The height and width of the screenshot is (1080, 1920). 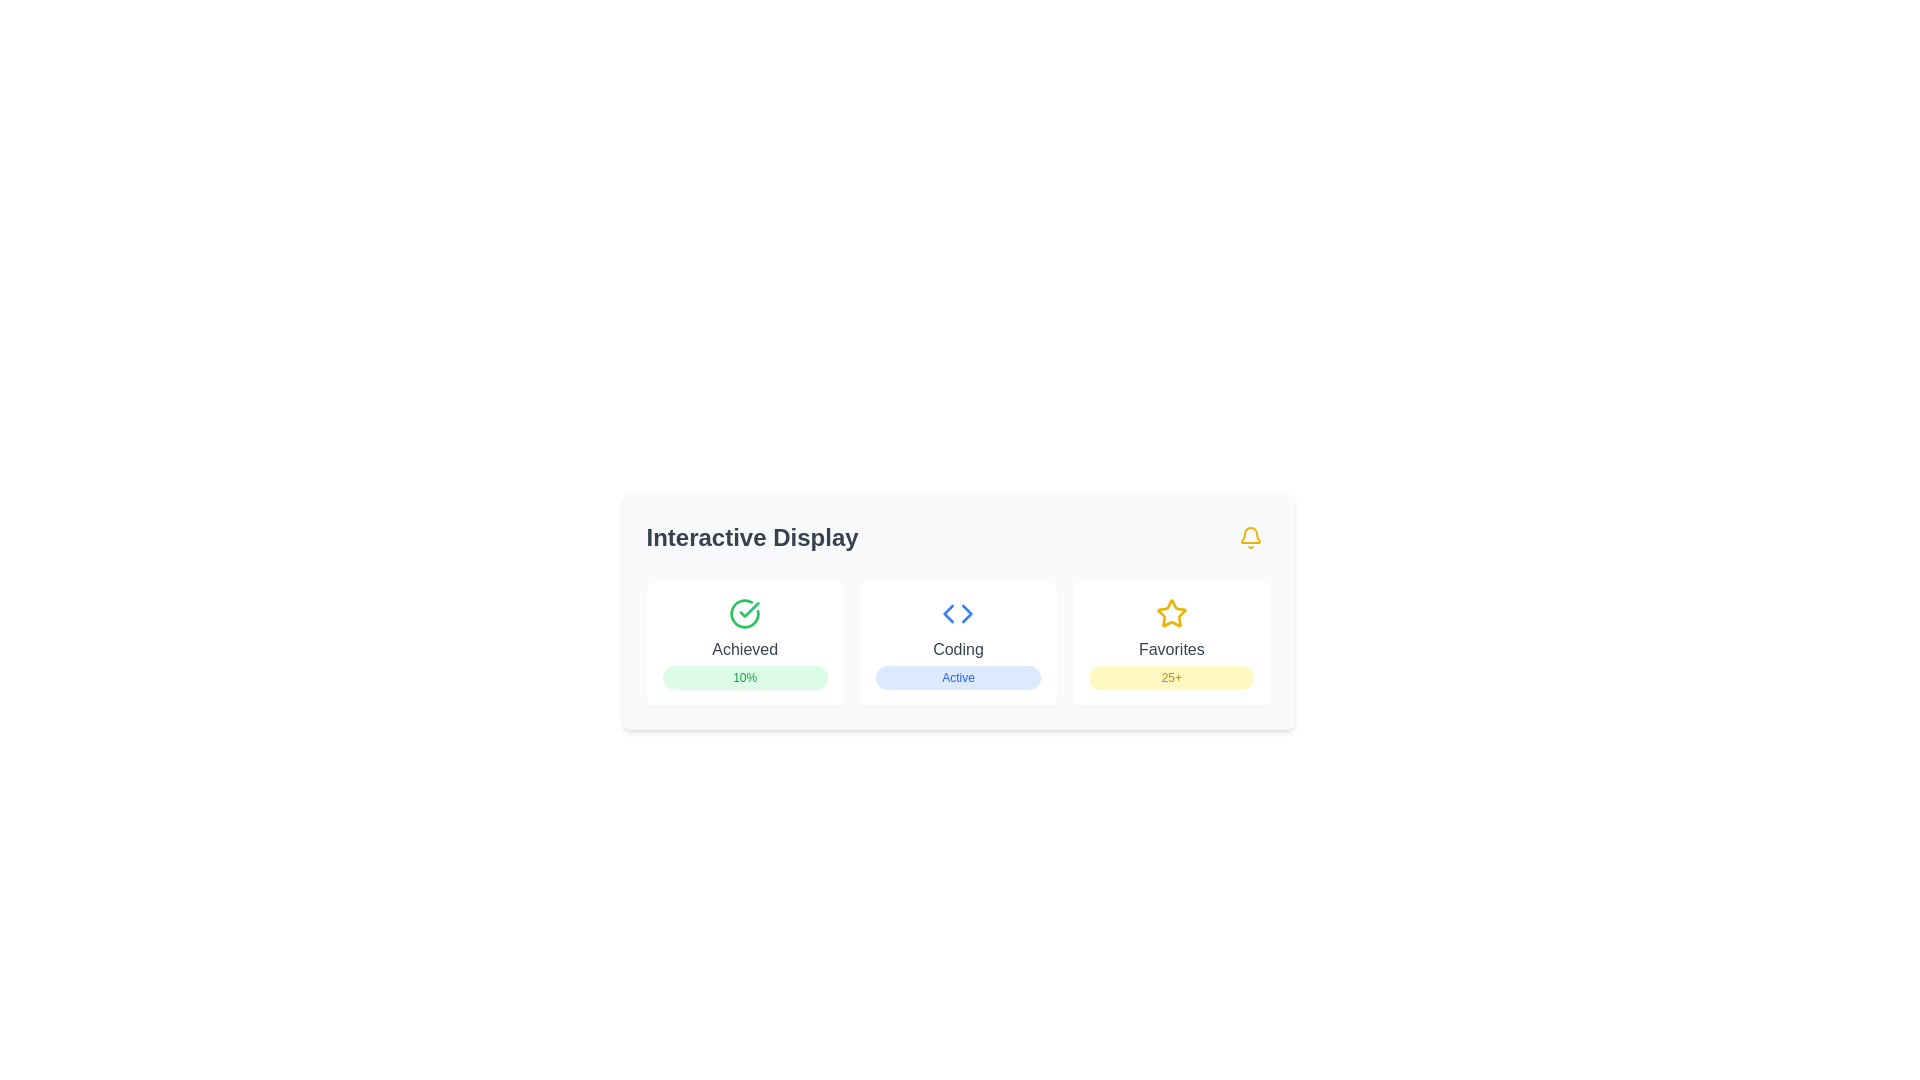 What do you see at coordinates (1171, 650) in the screenshot?
I see `the text element labeled 'Favorites' located beneath the yellow star icon in the third card of a row, positioned above '25+'` at bounding box center [1171, 650].